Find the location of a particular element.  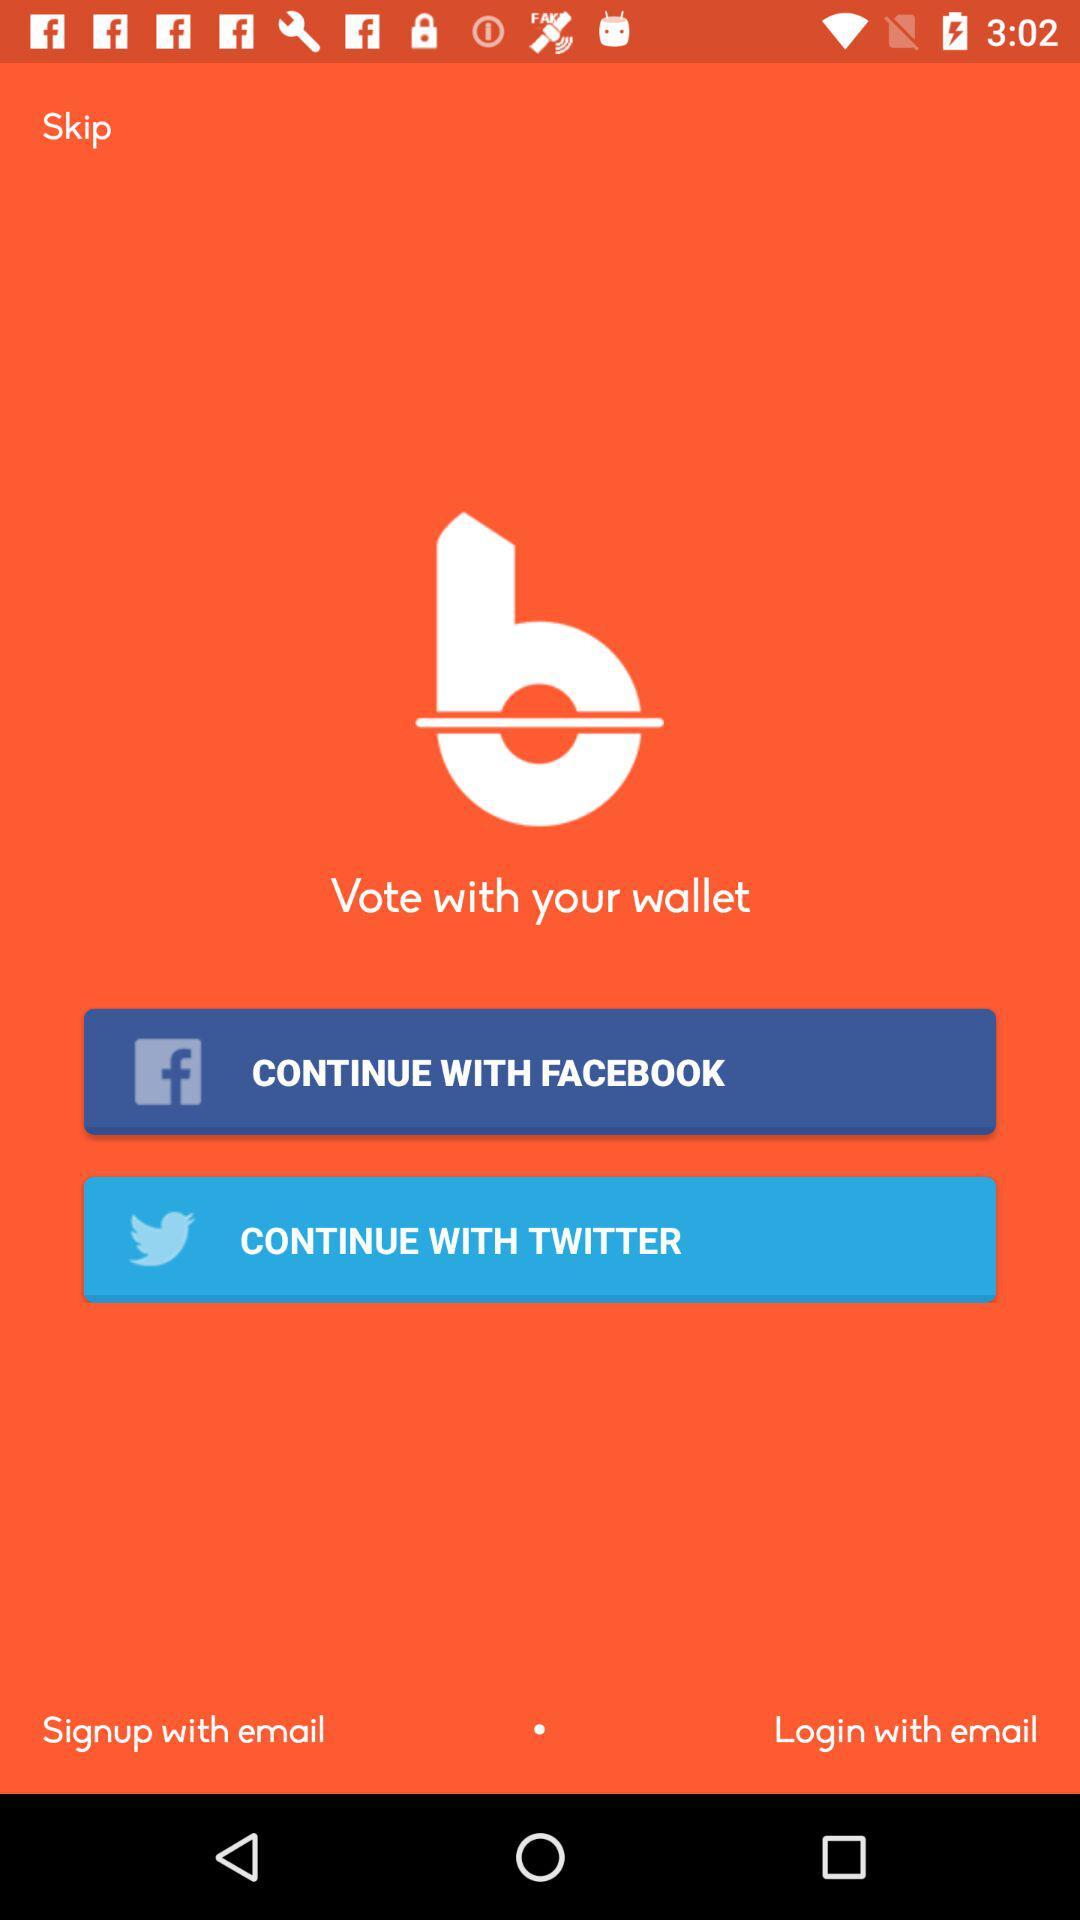

icon above the vote with your icon is located at coordinates (75, 125).